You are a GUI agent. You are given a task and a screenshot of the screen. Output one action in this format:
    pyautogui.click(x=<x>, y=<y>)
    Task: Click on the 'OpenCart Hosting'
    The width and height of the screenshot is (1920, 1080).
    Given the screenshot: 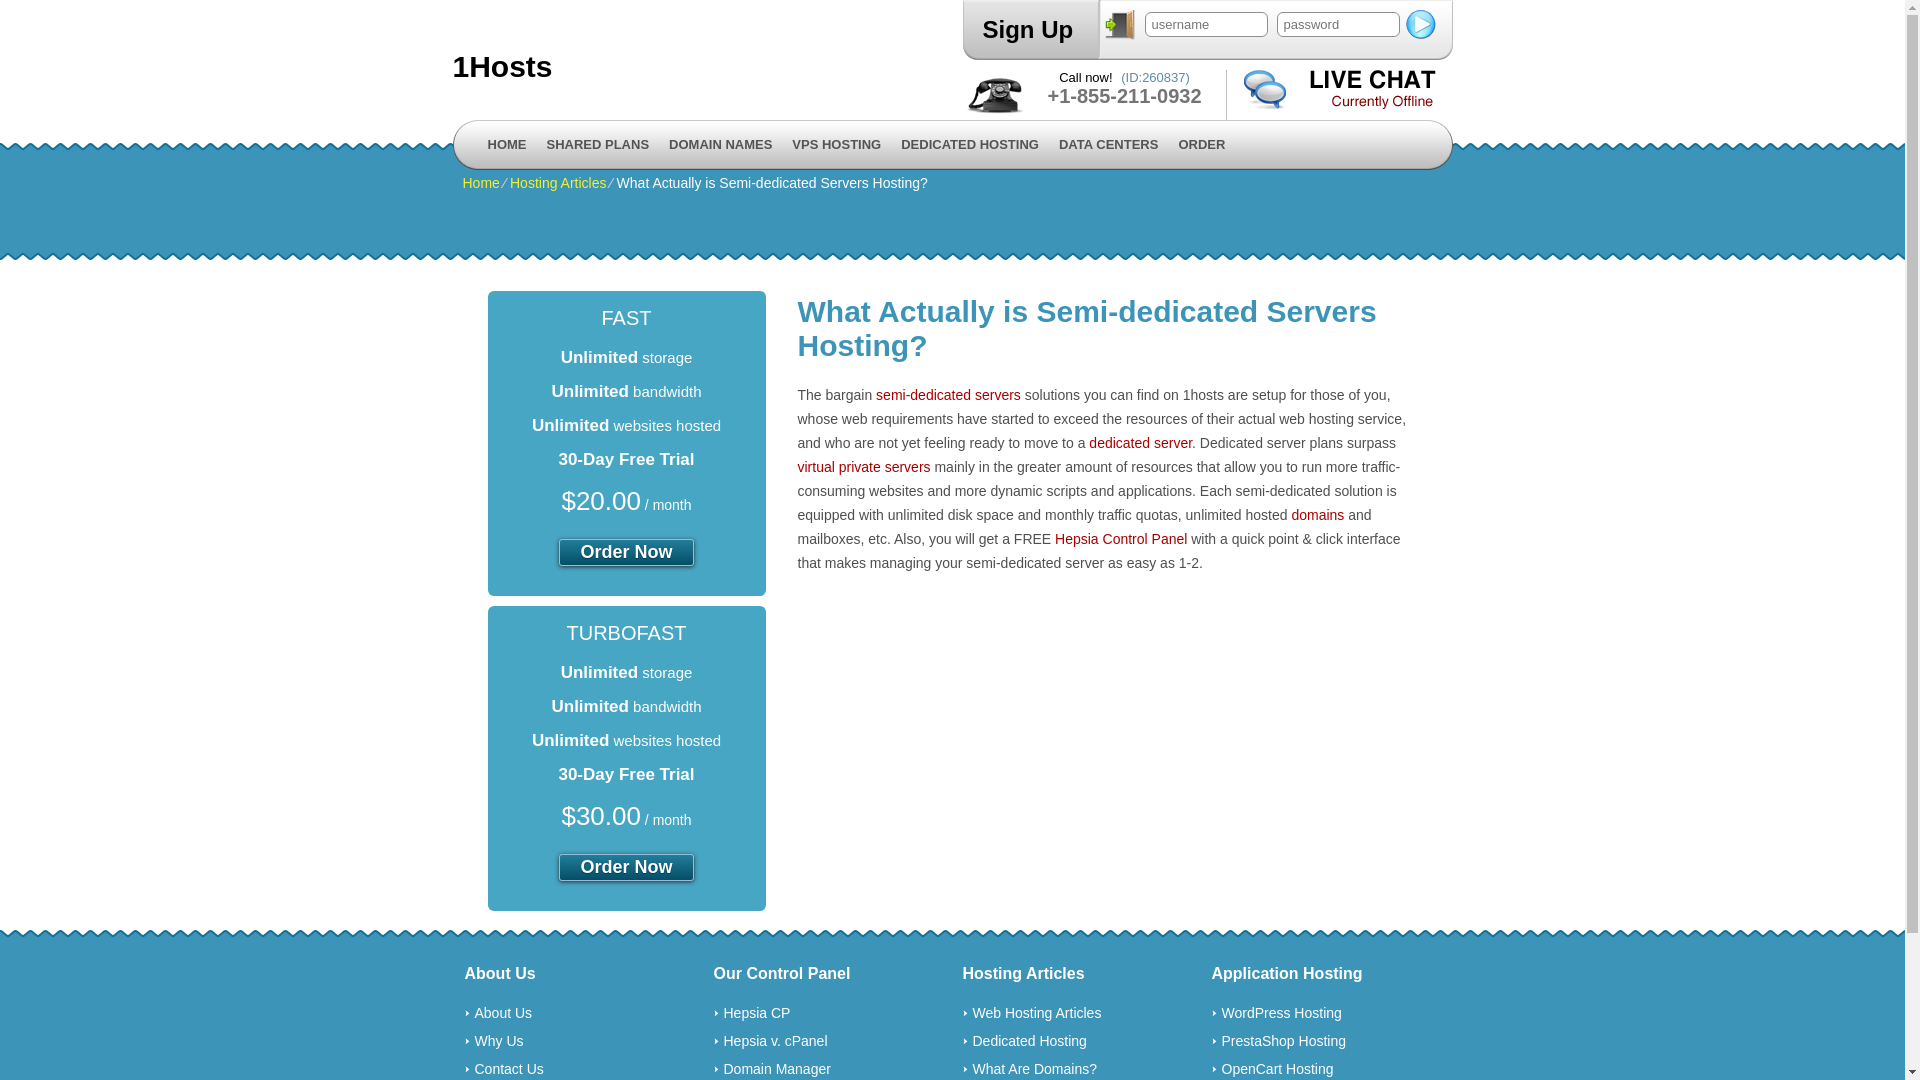 What is the action you would take?
    pyautogui.click(x=1276, y=1067)
    